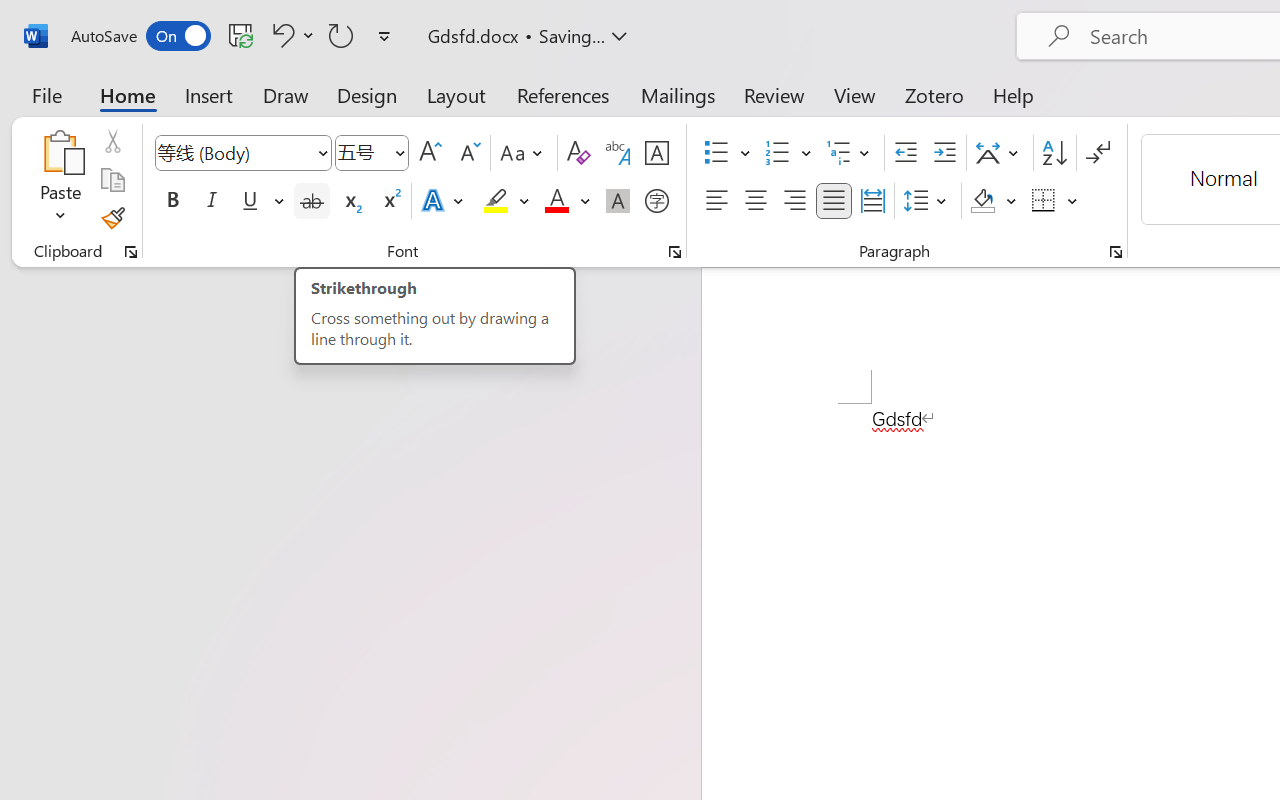  What do you see at coordinates (716, 201) in the screenshot?
I see `'Align Left'` at bounding box center [716, 201].